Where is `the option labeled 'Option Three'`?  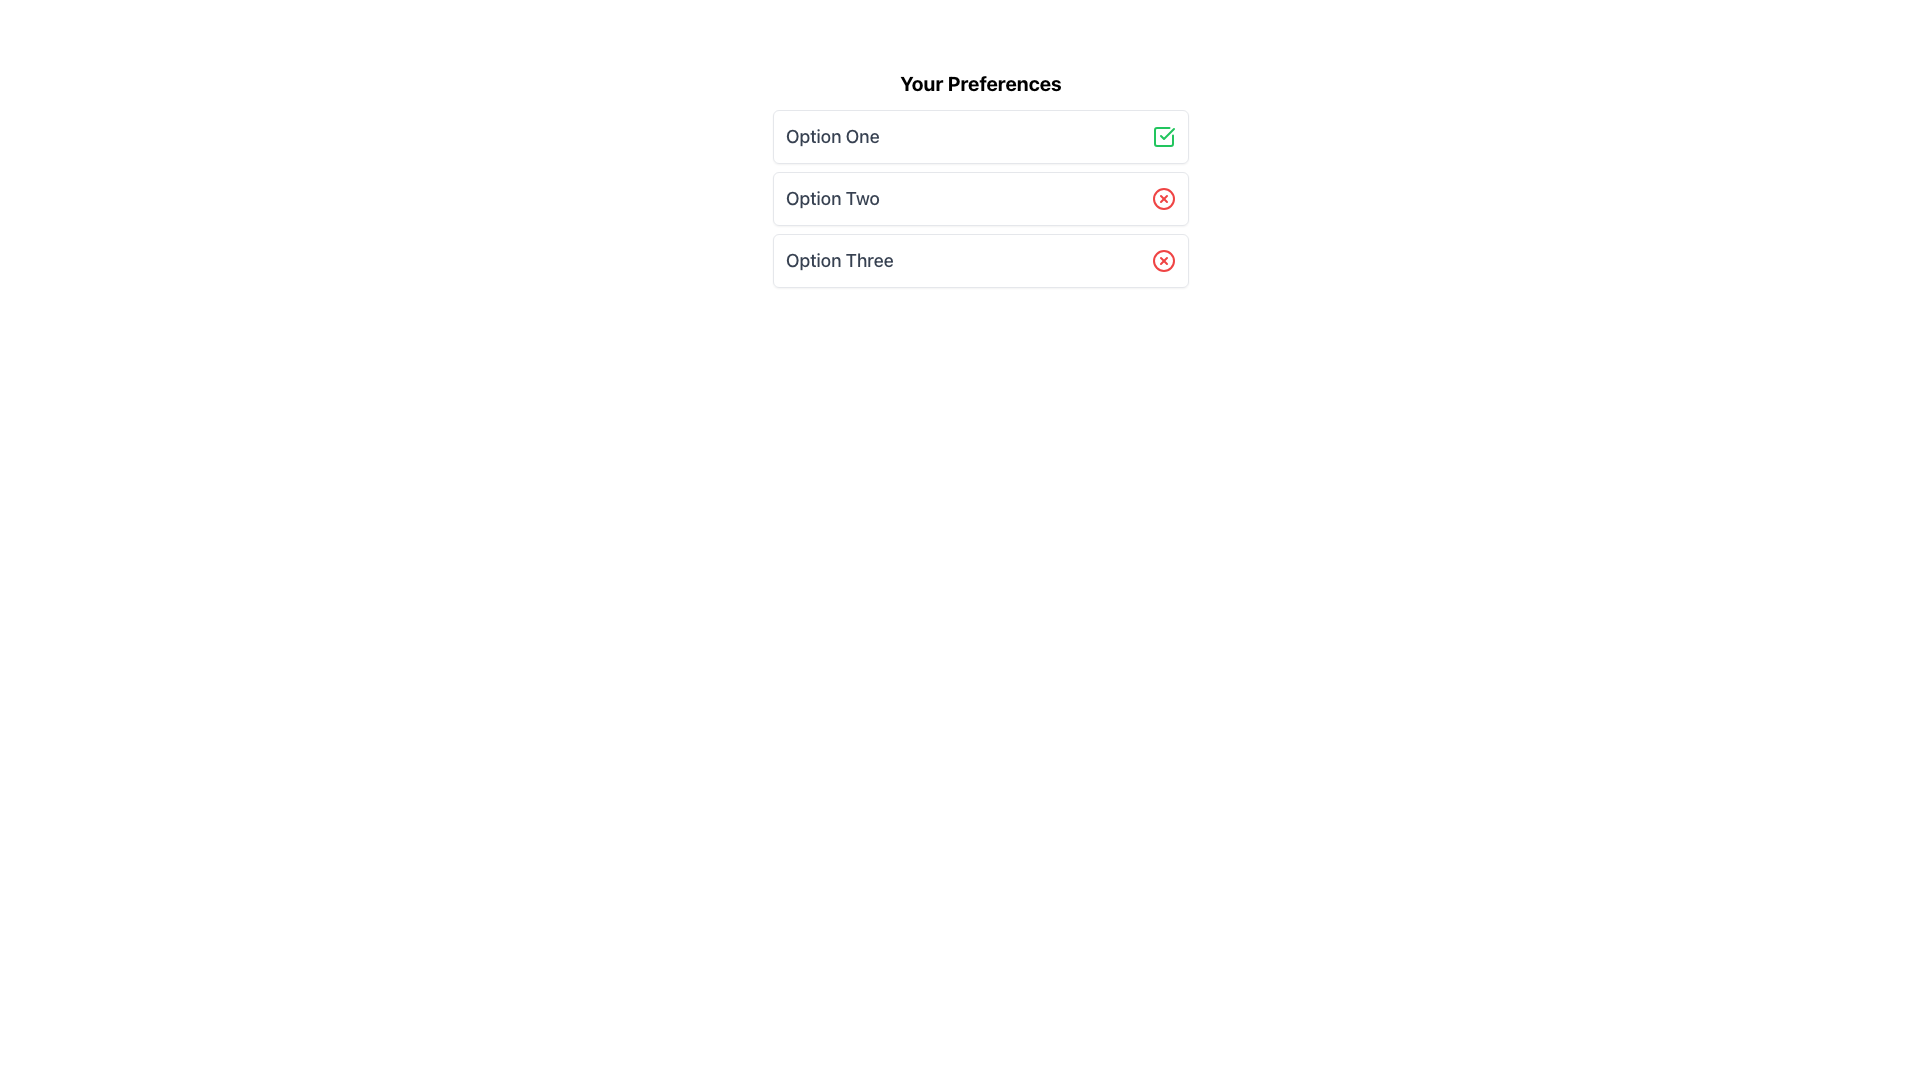
the option labeled 'Option Three' is located at coordinates (980, 260).